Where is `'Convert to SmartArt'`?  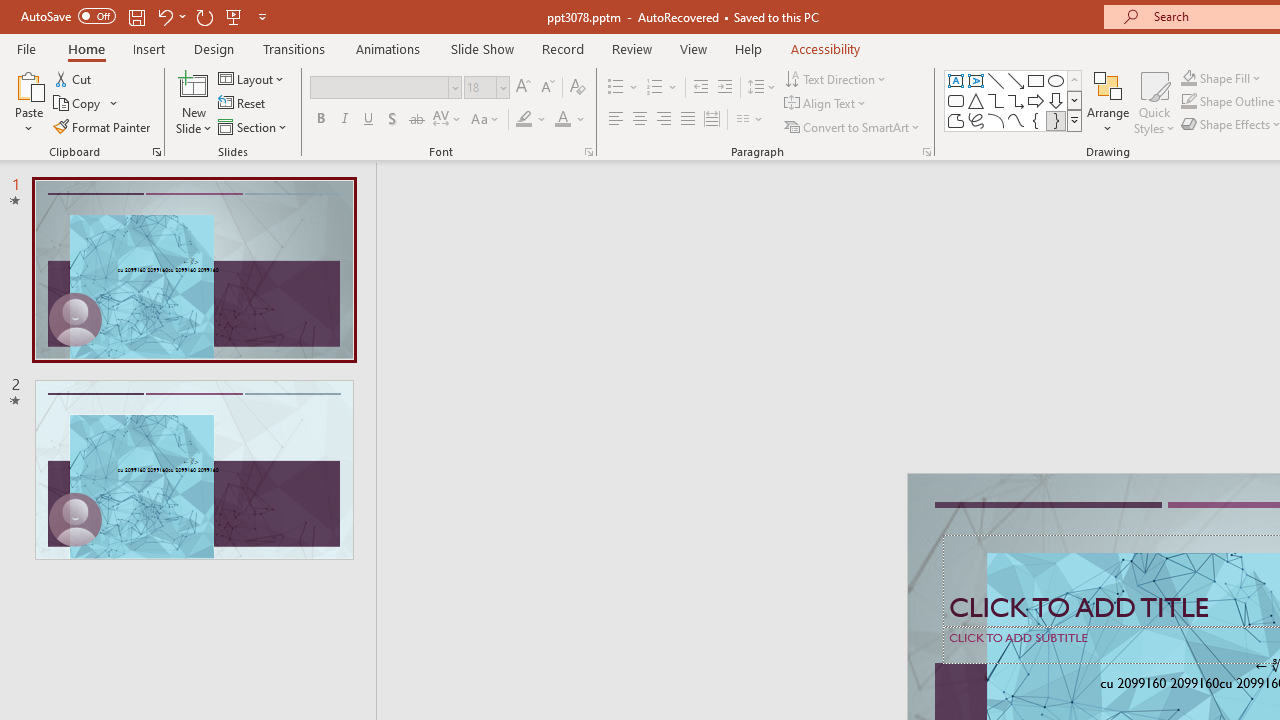
'Convert to SmartArt' is located at coordinates (853, 127).